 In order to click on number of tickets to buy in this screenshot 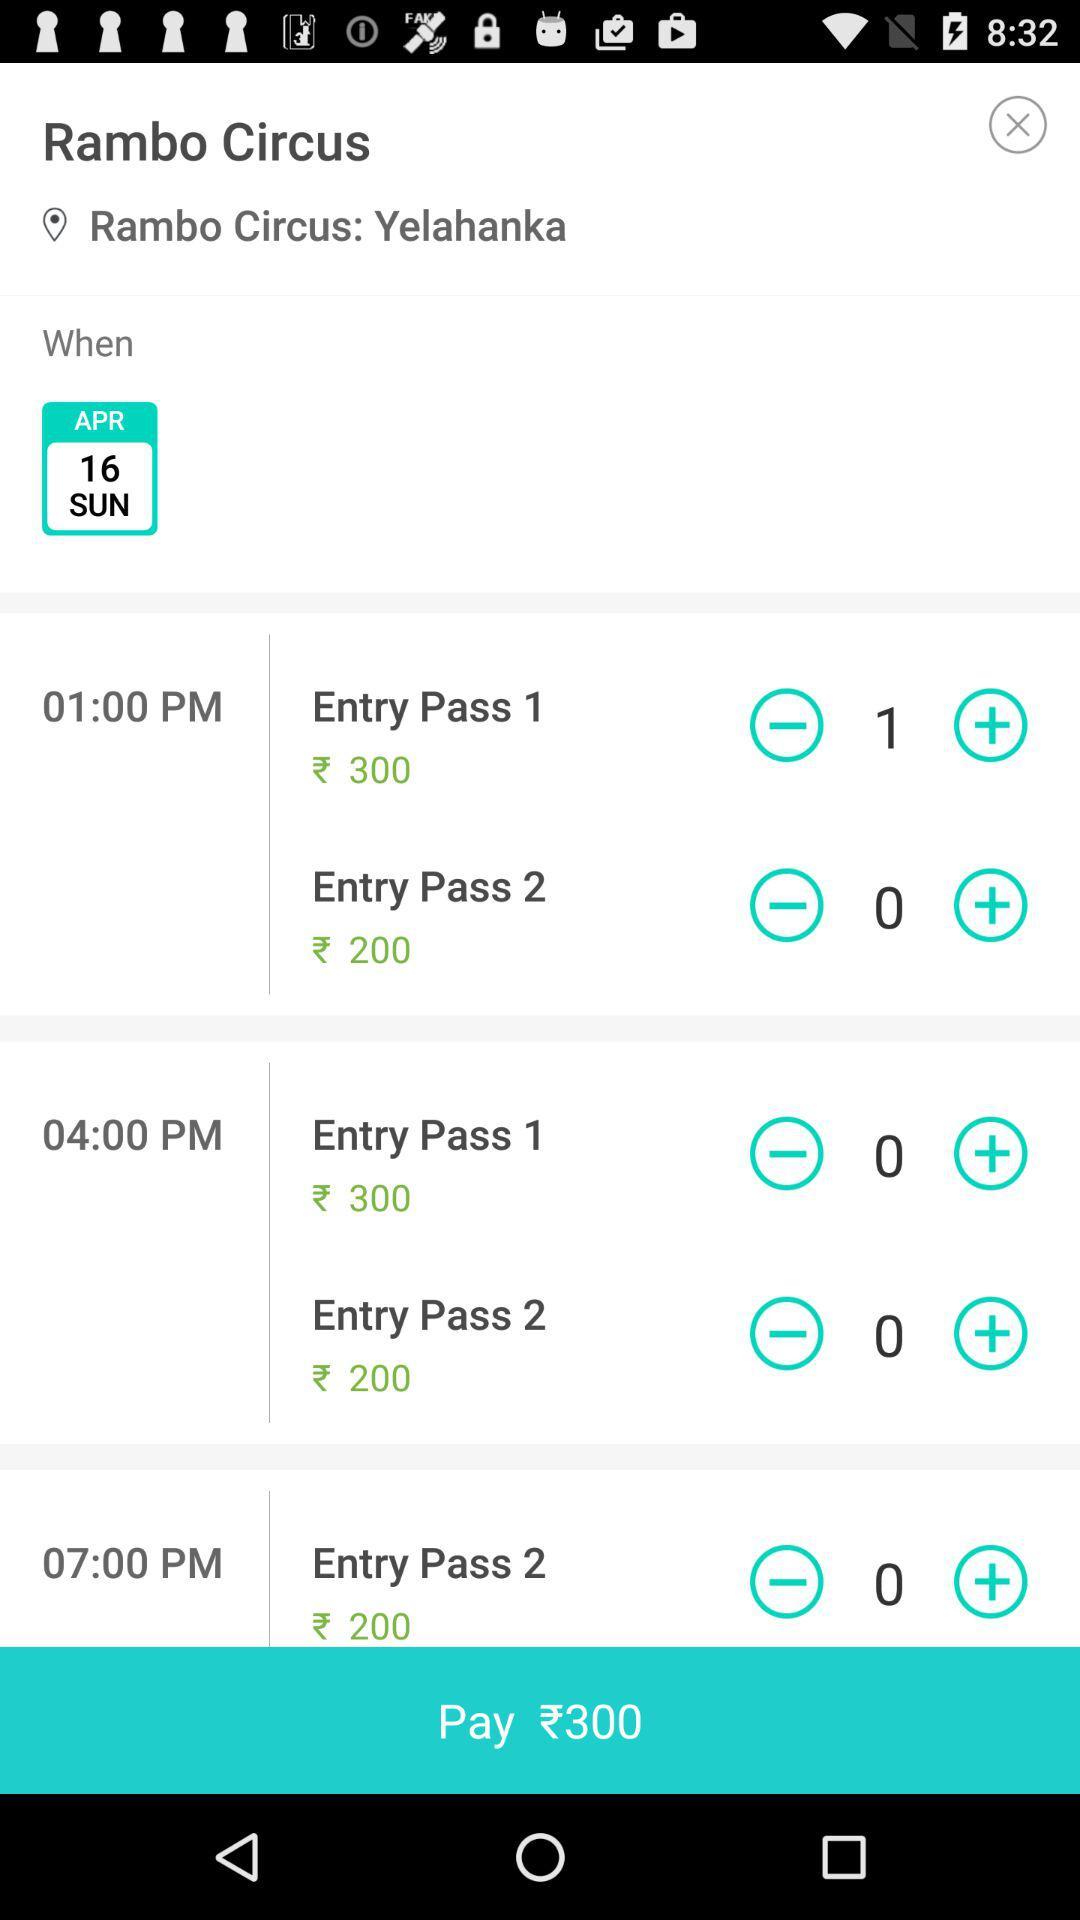, I will do `click(990, 904)`.